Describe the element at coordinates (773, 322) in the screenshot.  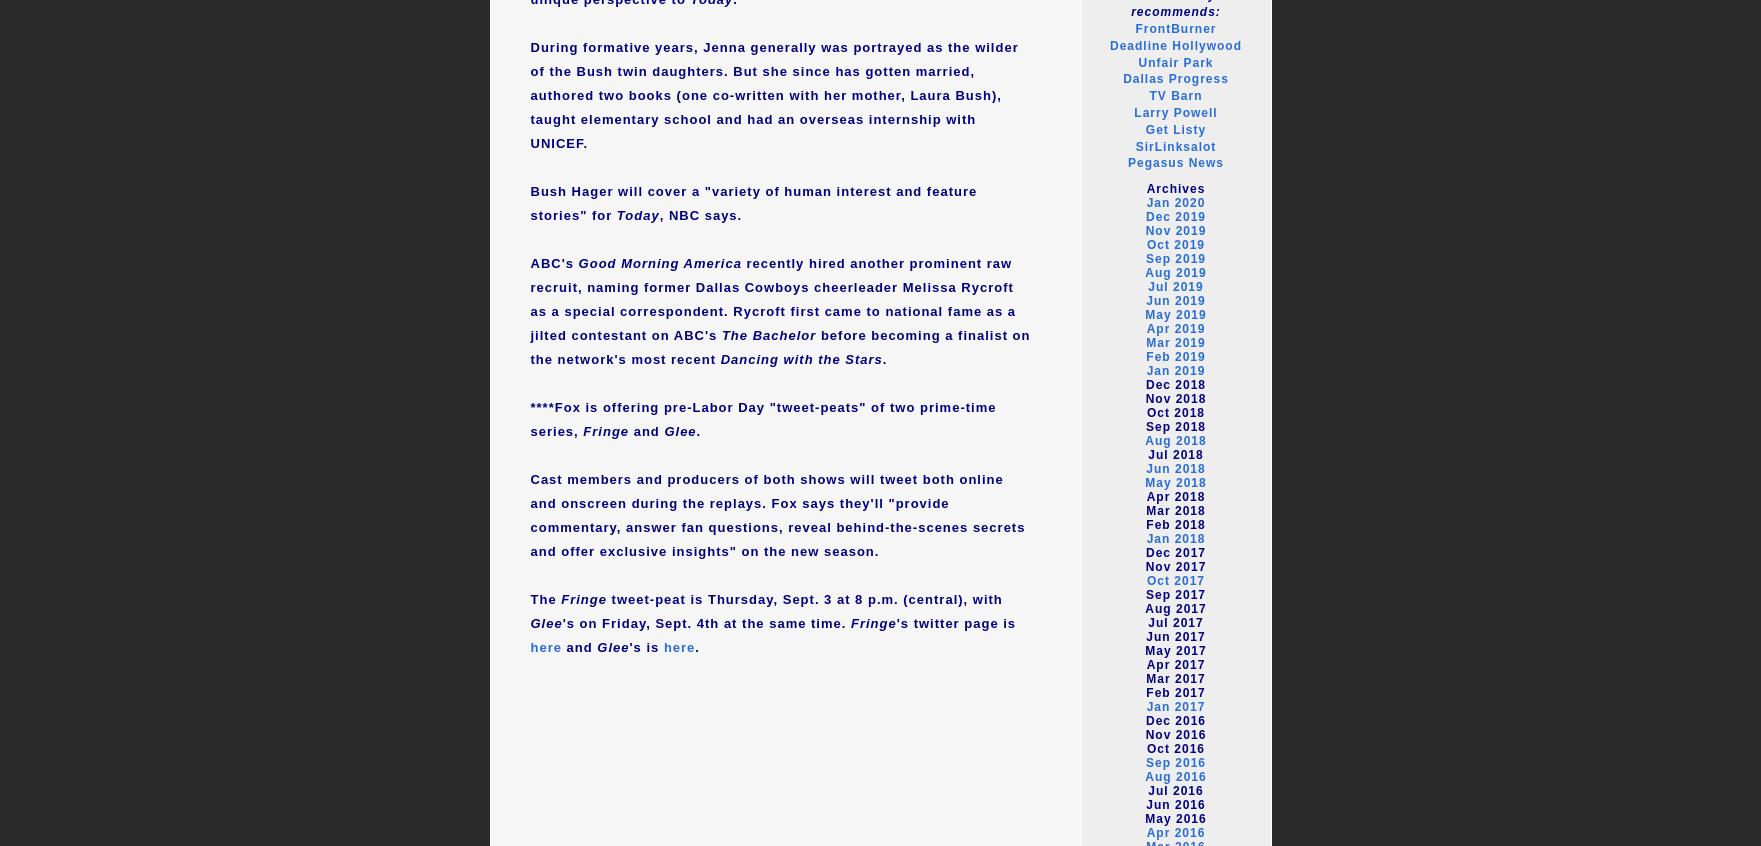
I see `'as a special correspondent. Rycroft first came to national fame as a jilted contestant on ABC's'` at that location.